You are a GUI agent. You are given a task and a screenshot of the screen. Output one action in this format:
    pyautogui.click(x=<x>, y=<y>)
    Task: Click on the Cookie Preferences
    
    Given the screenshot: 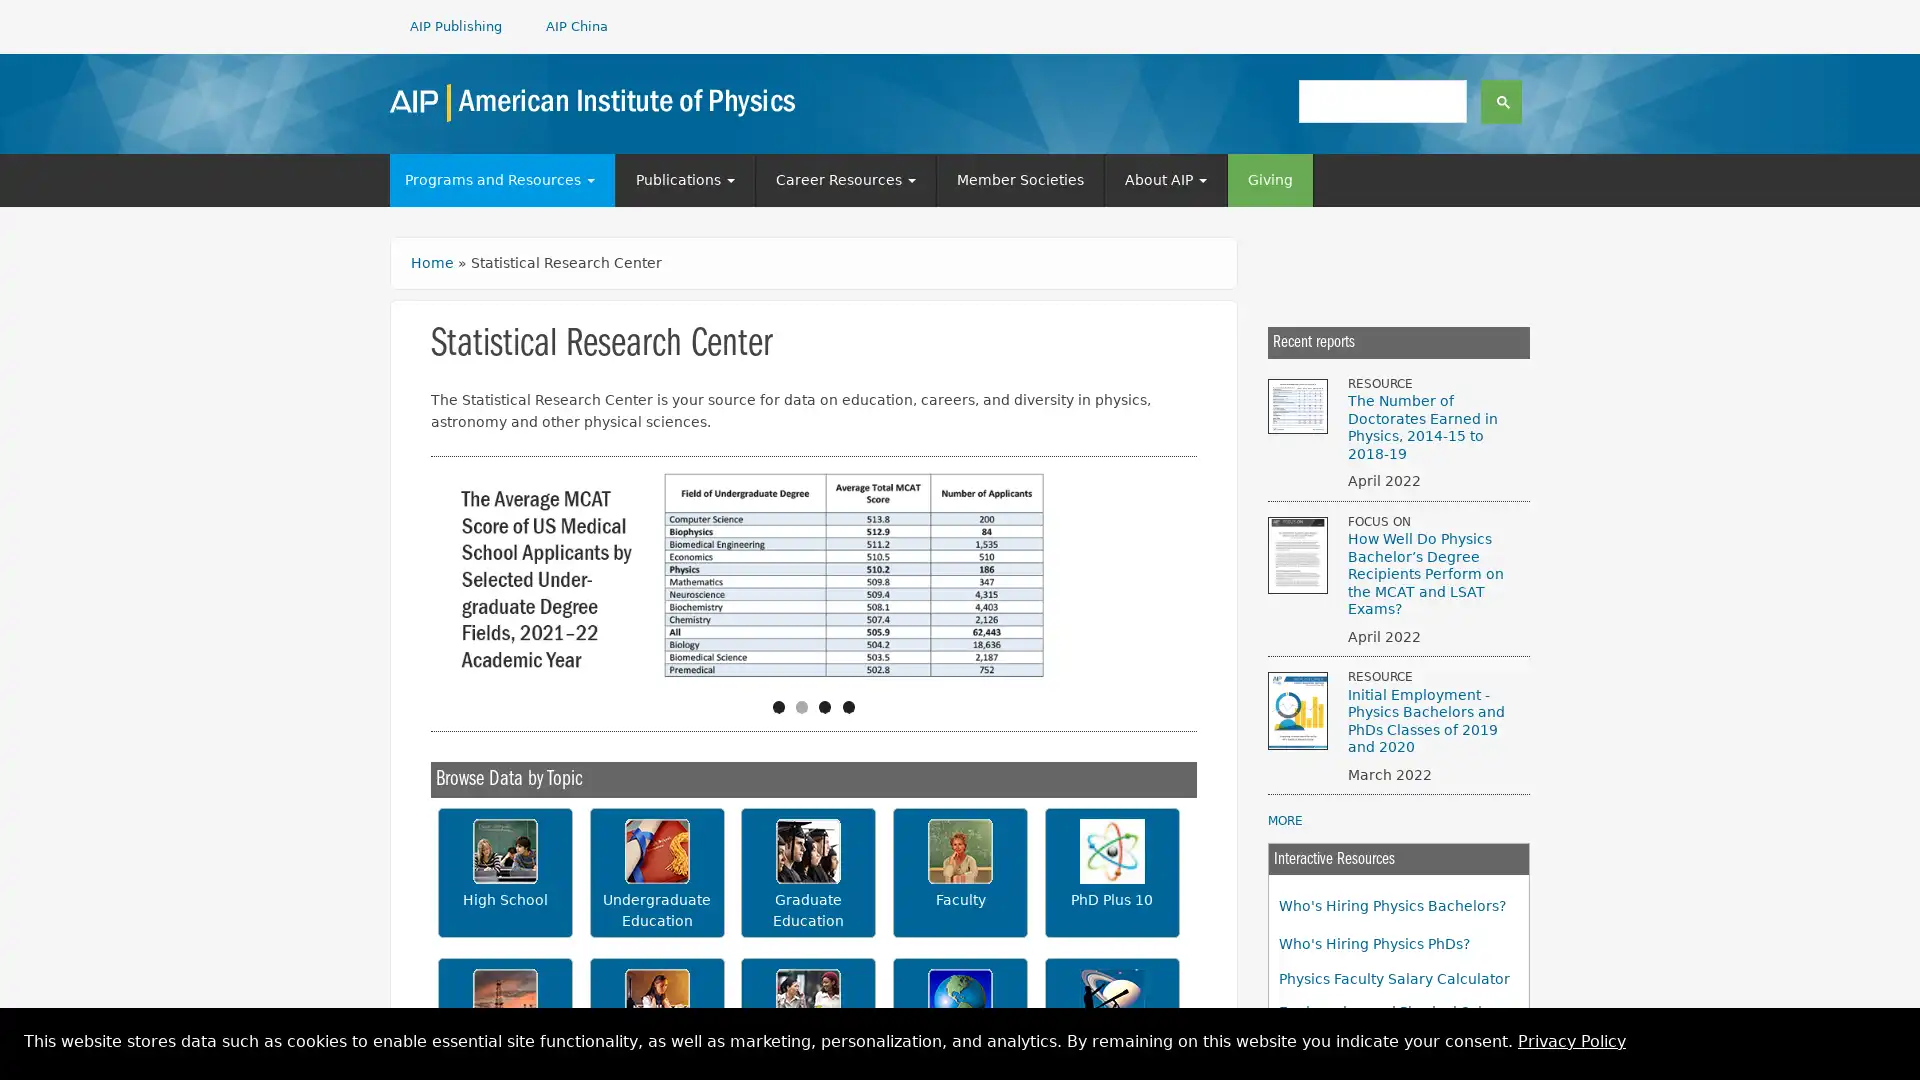 What is the action you would take?
    pyautogui.click(x=1886, y=1047)
    